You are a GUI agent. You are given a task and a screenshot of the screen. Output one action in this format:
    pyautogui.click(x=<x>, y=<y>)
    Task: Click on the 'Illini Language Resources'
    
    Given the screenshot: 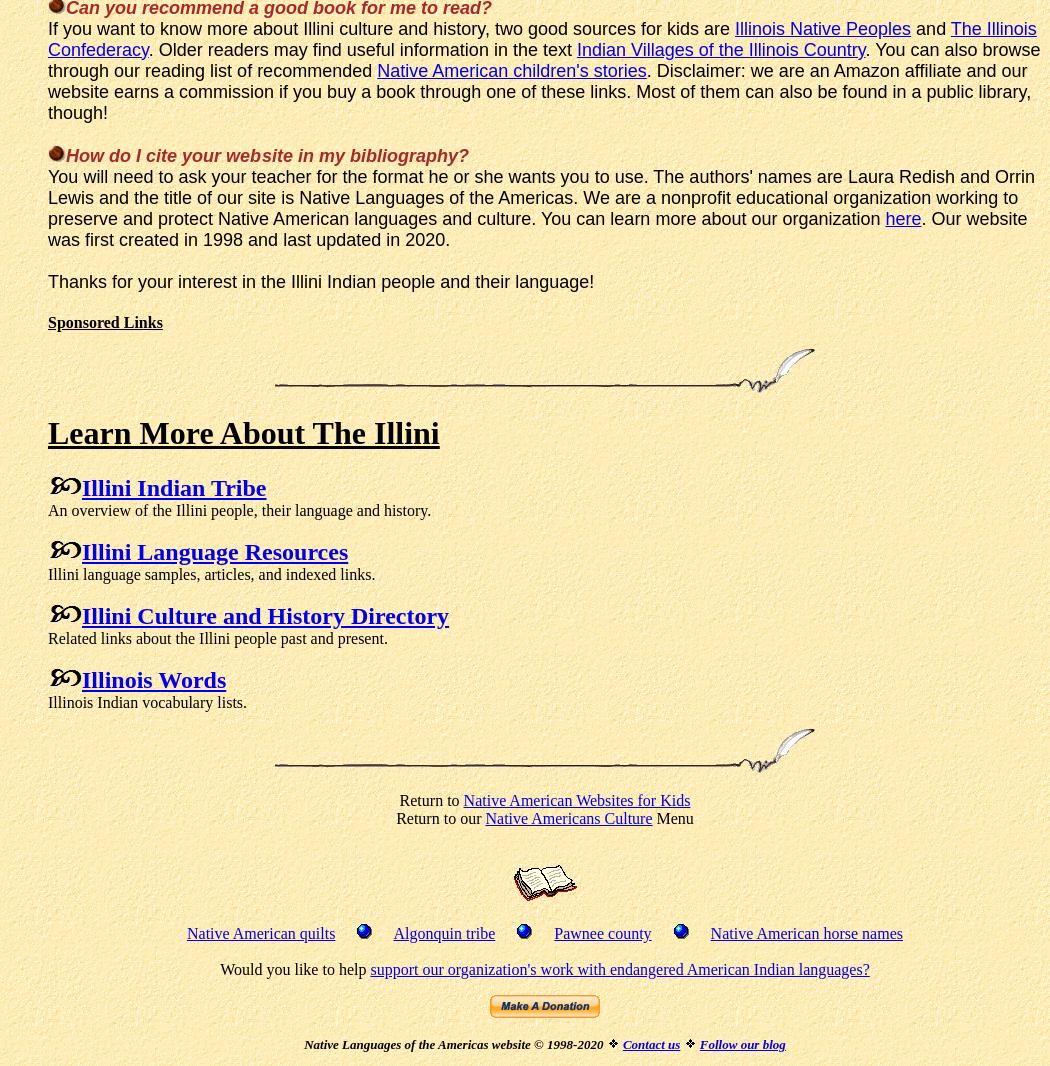 What is the action you would take?
    pyautogui.click(x=82, y=550)
    